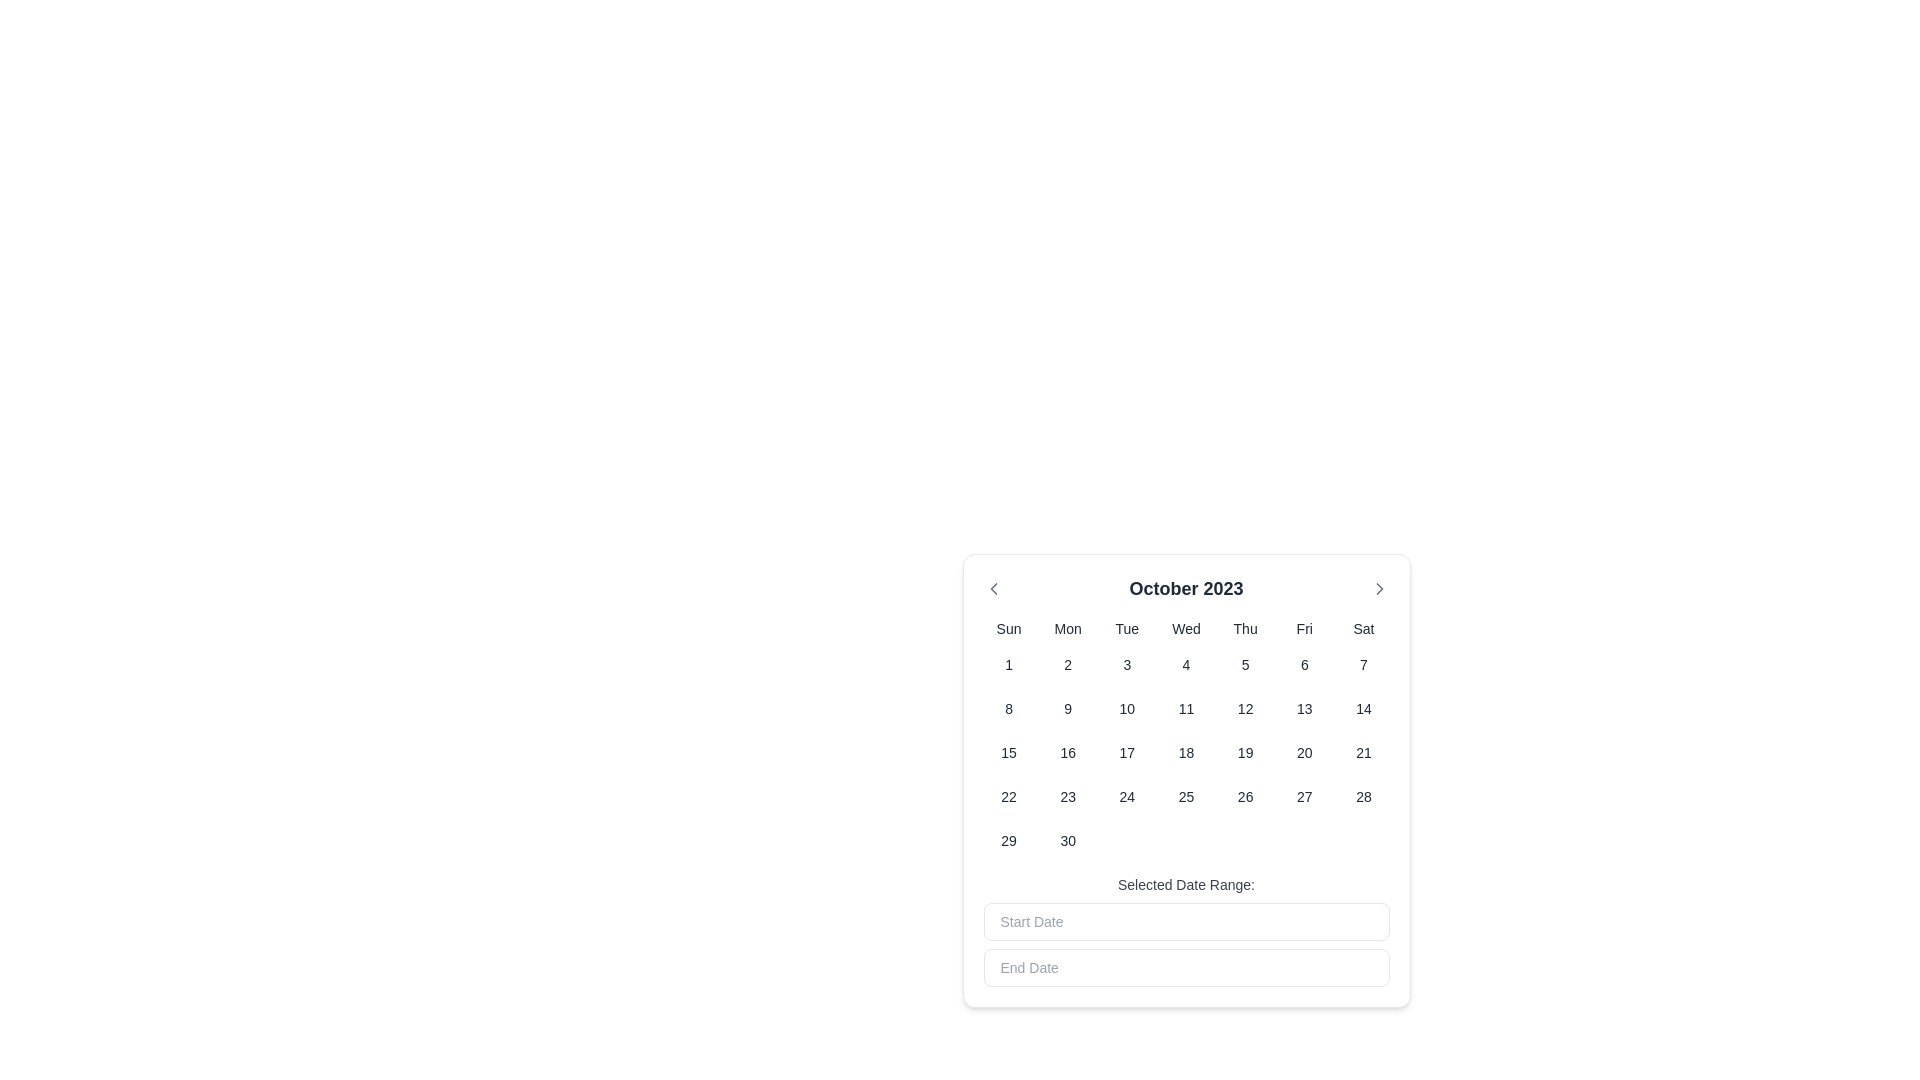  I want to click on the rounded rectangular button with a light gray background and black text displaying '10' located under the 'Tue' column in the calendar for October 10th, 2023, so click(1127, 708).